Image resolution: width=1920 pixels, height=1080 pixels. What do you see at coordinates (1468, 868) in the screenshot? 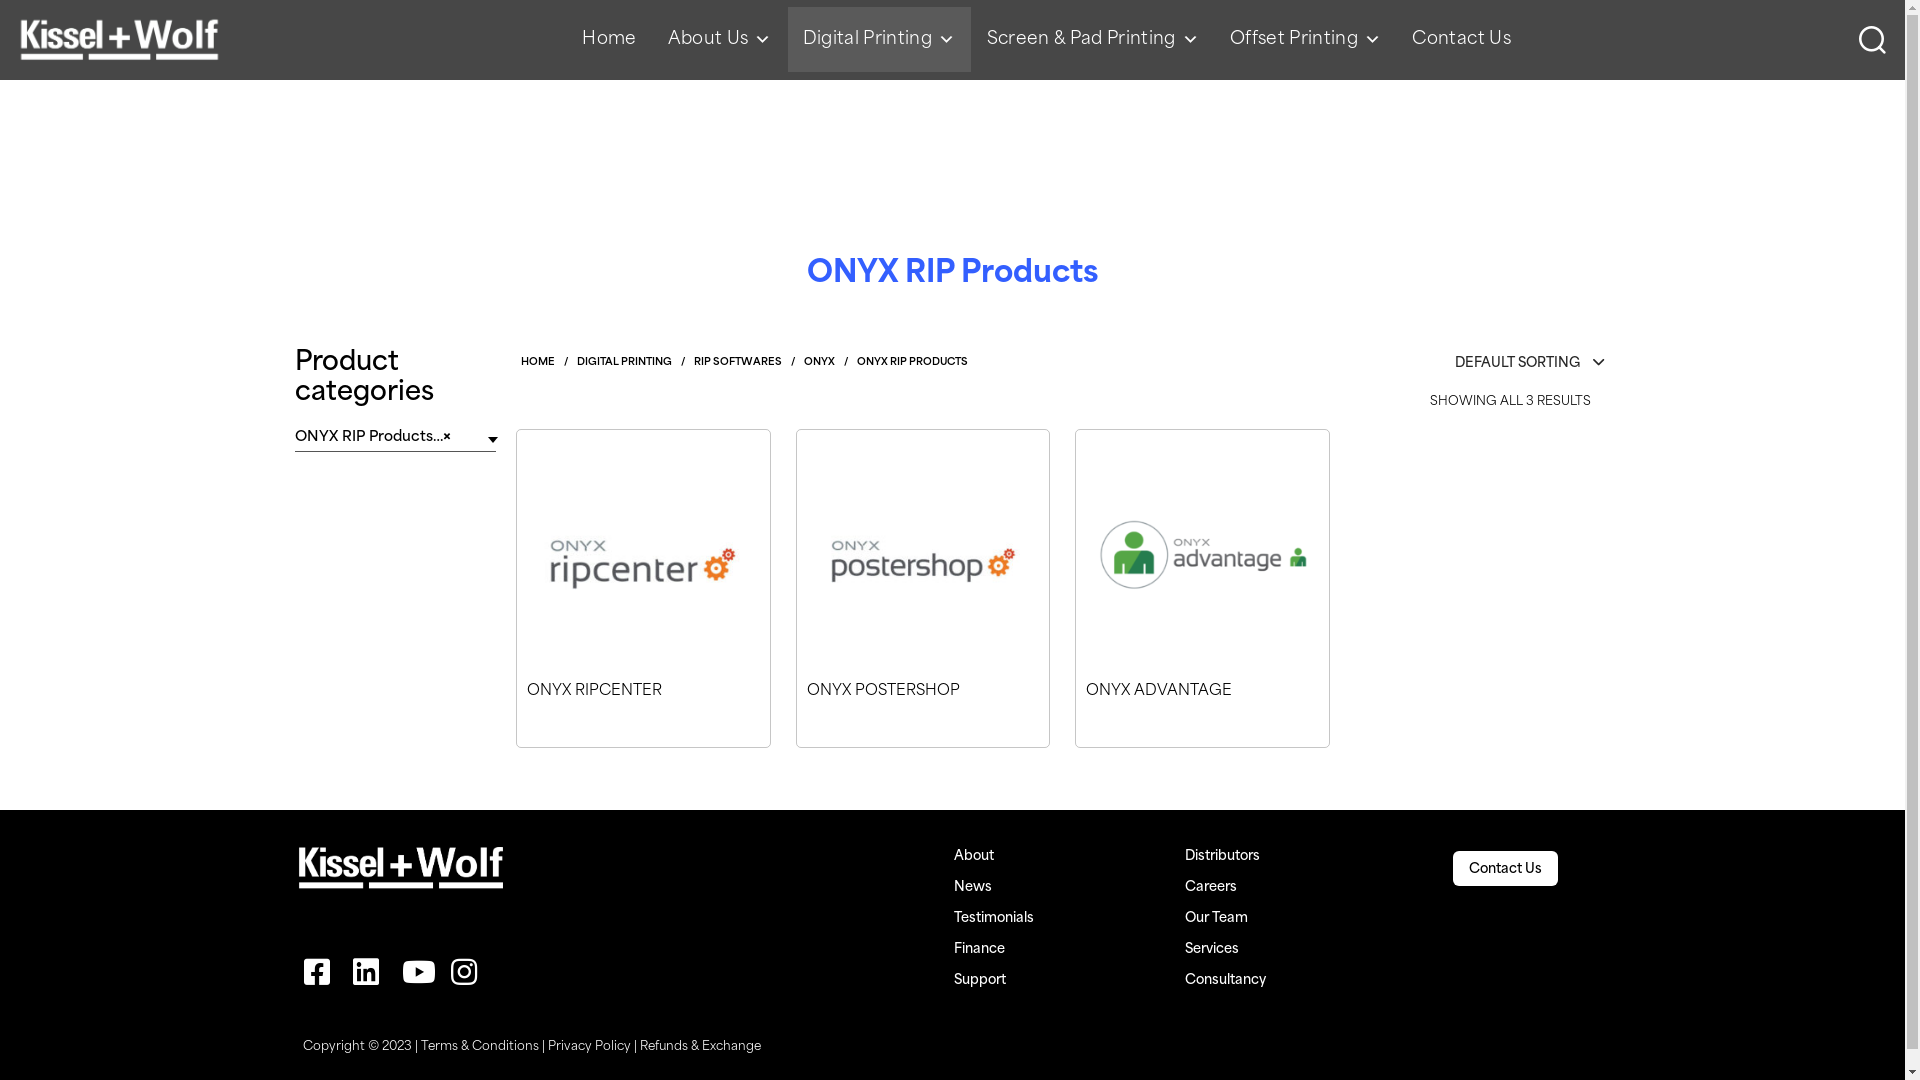
I see `'Contact Us'` at bounding box center [1468, 868].